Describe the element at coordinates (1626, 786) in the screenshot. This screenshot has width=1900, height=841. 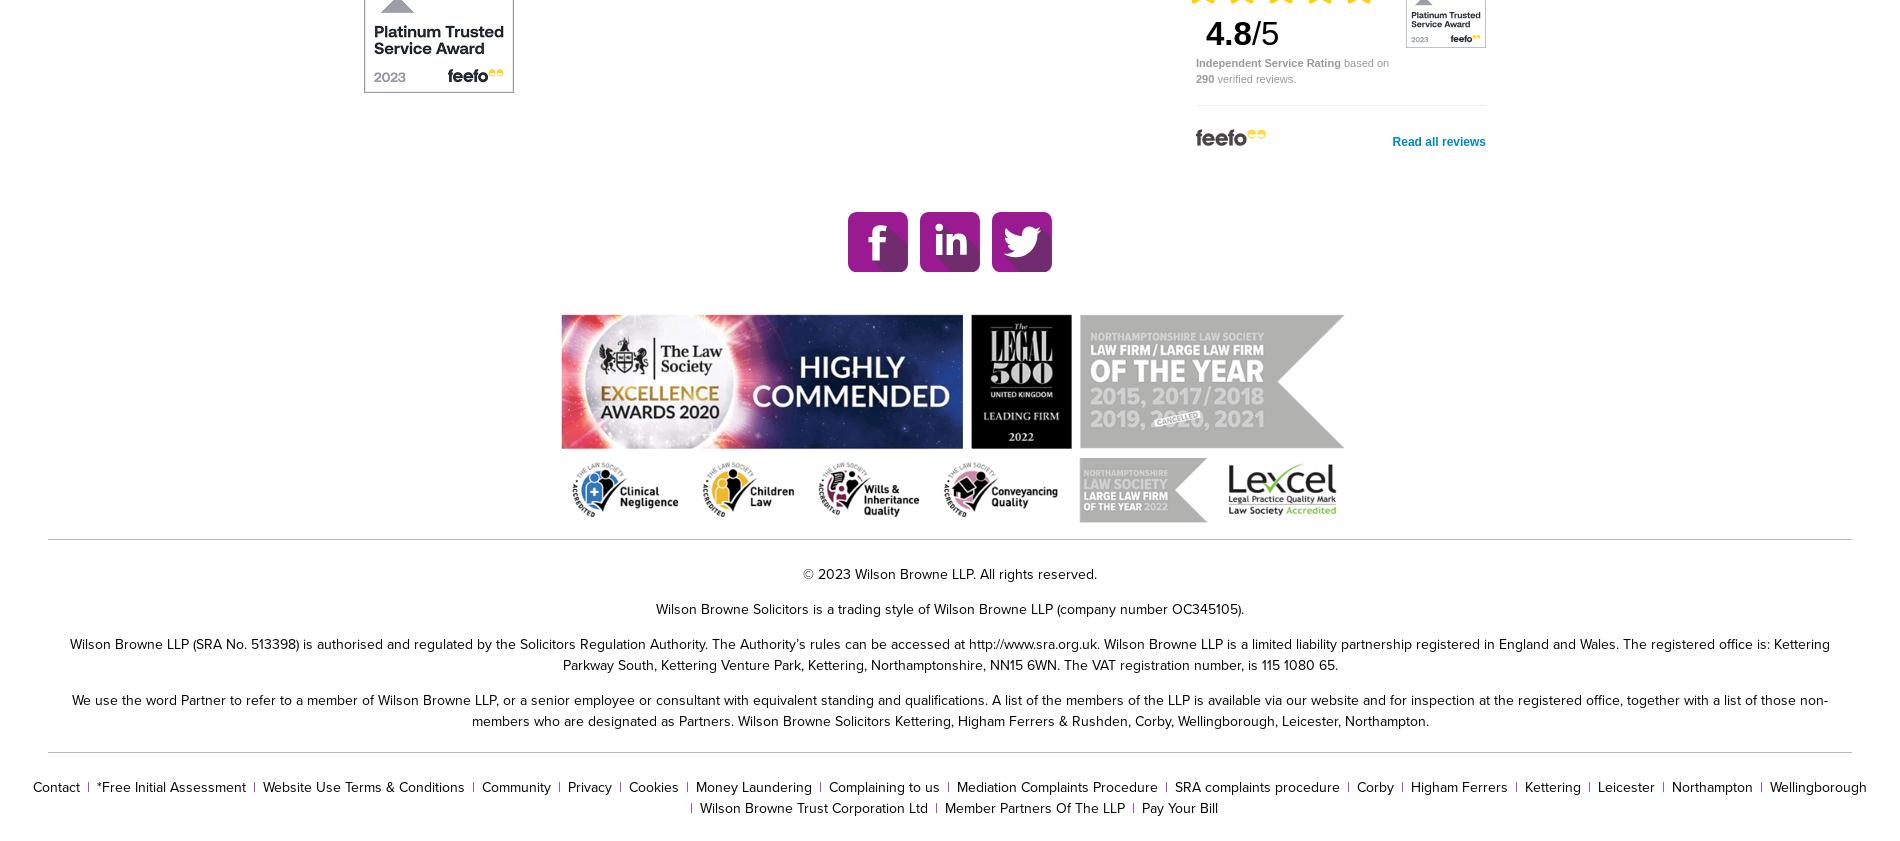
I see `'Leicester'` at that location.